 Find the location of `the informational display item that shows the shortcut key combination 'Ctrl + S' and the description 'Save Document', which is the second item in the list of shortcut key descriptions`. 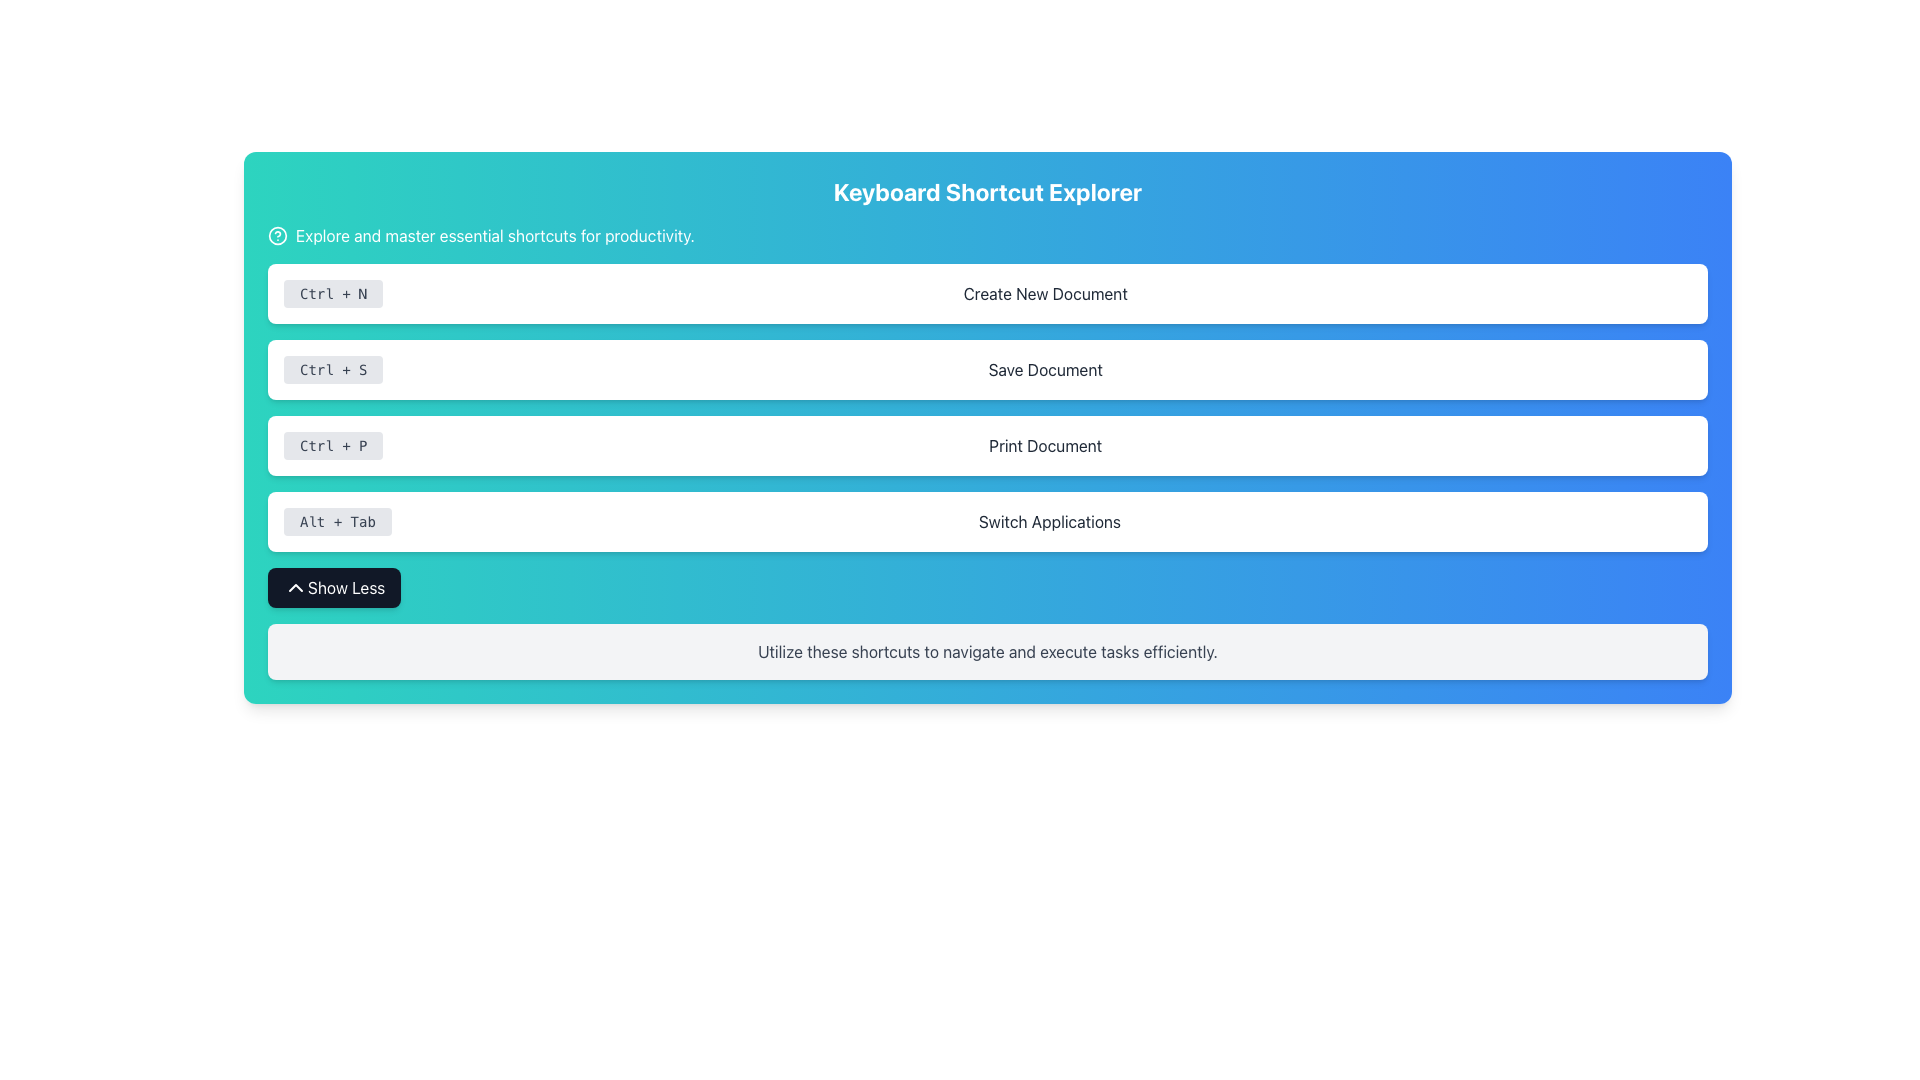

the informational display item that shows the shortcut key combination 'Ctrl + S' and the description 'Save Document', which is the second item in the list of shortcut key descriptions is located at coordinates (988, 370).